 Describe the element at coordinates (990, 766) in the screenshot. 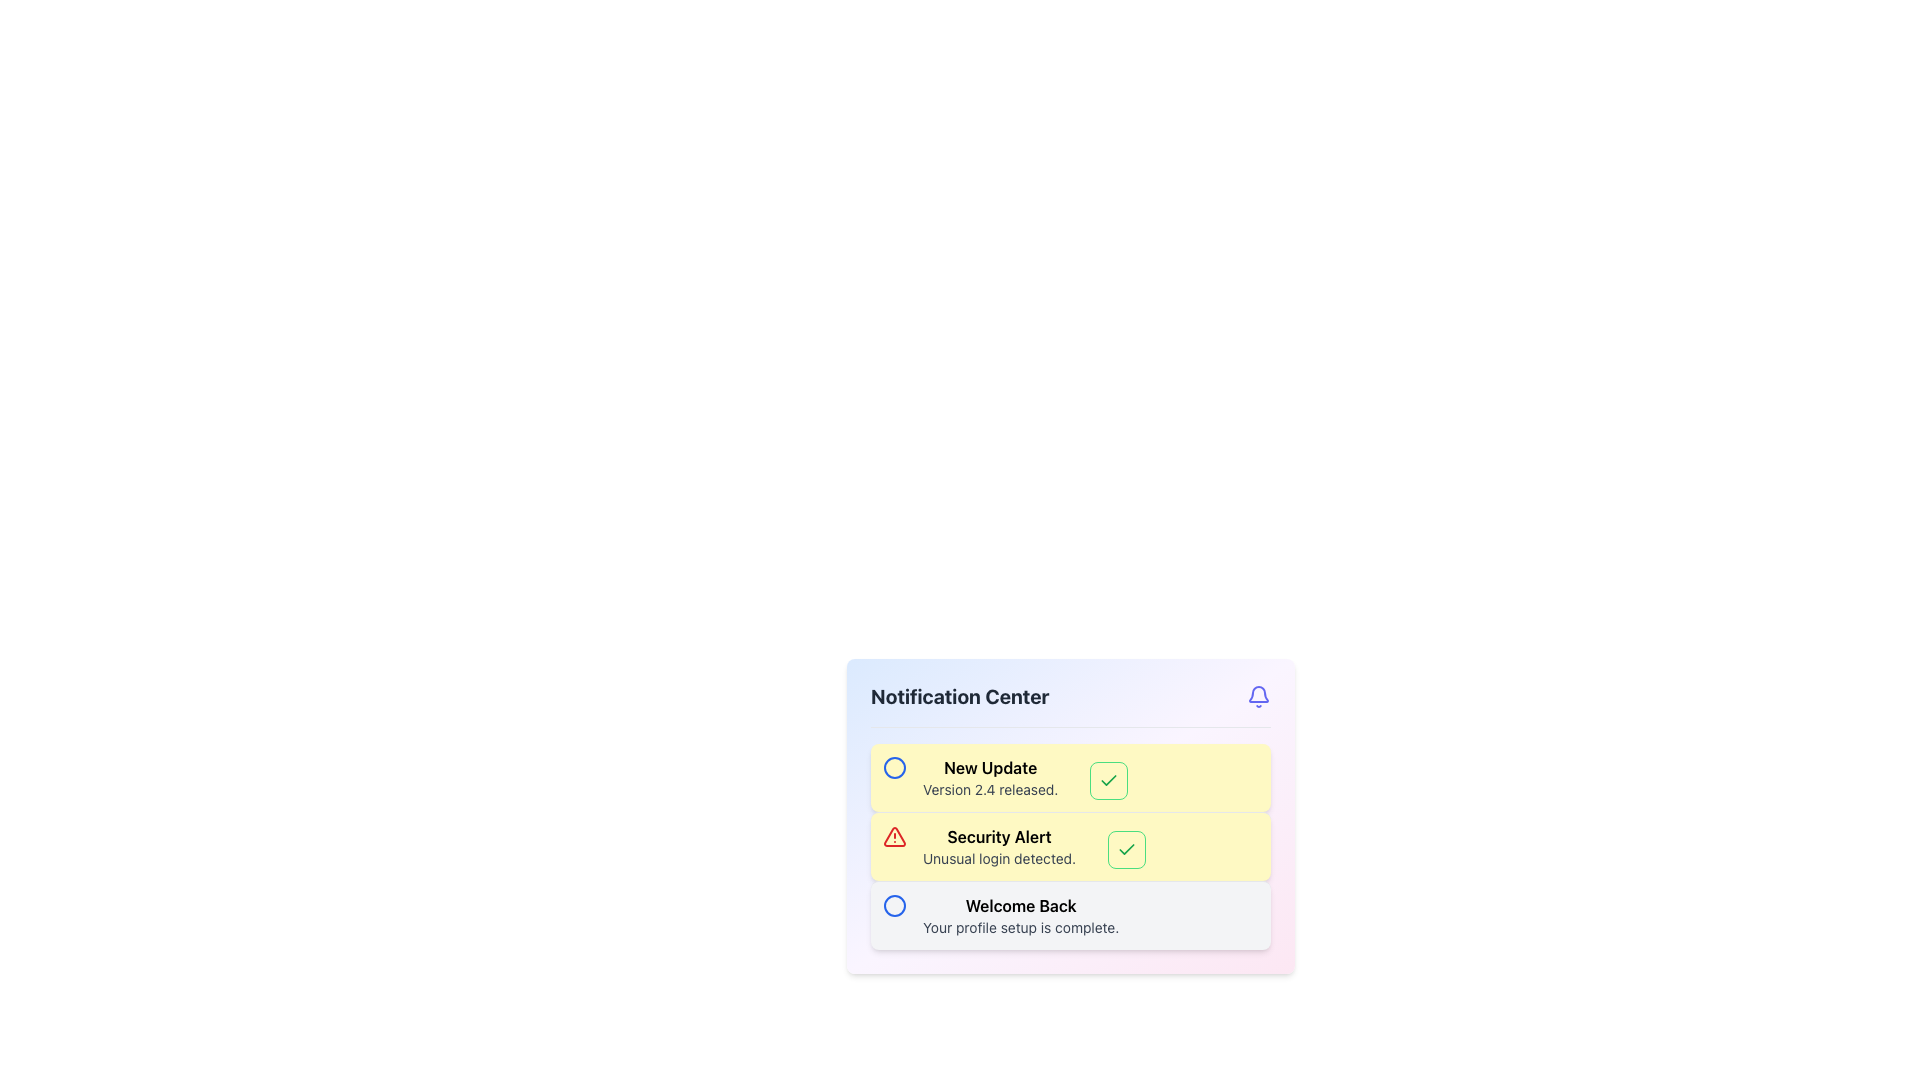

I see `the 'New Update' text label displayed in bold on a light yellow background within the Notification Center section` at that location.